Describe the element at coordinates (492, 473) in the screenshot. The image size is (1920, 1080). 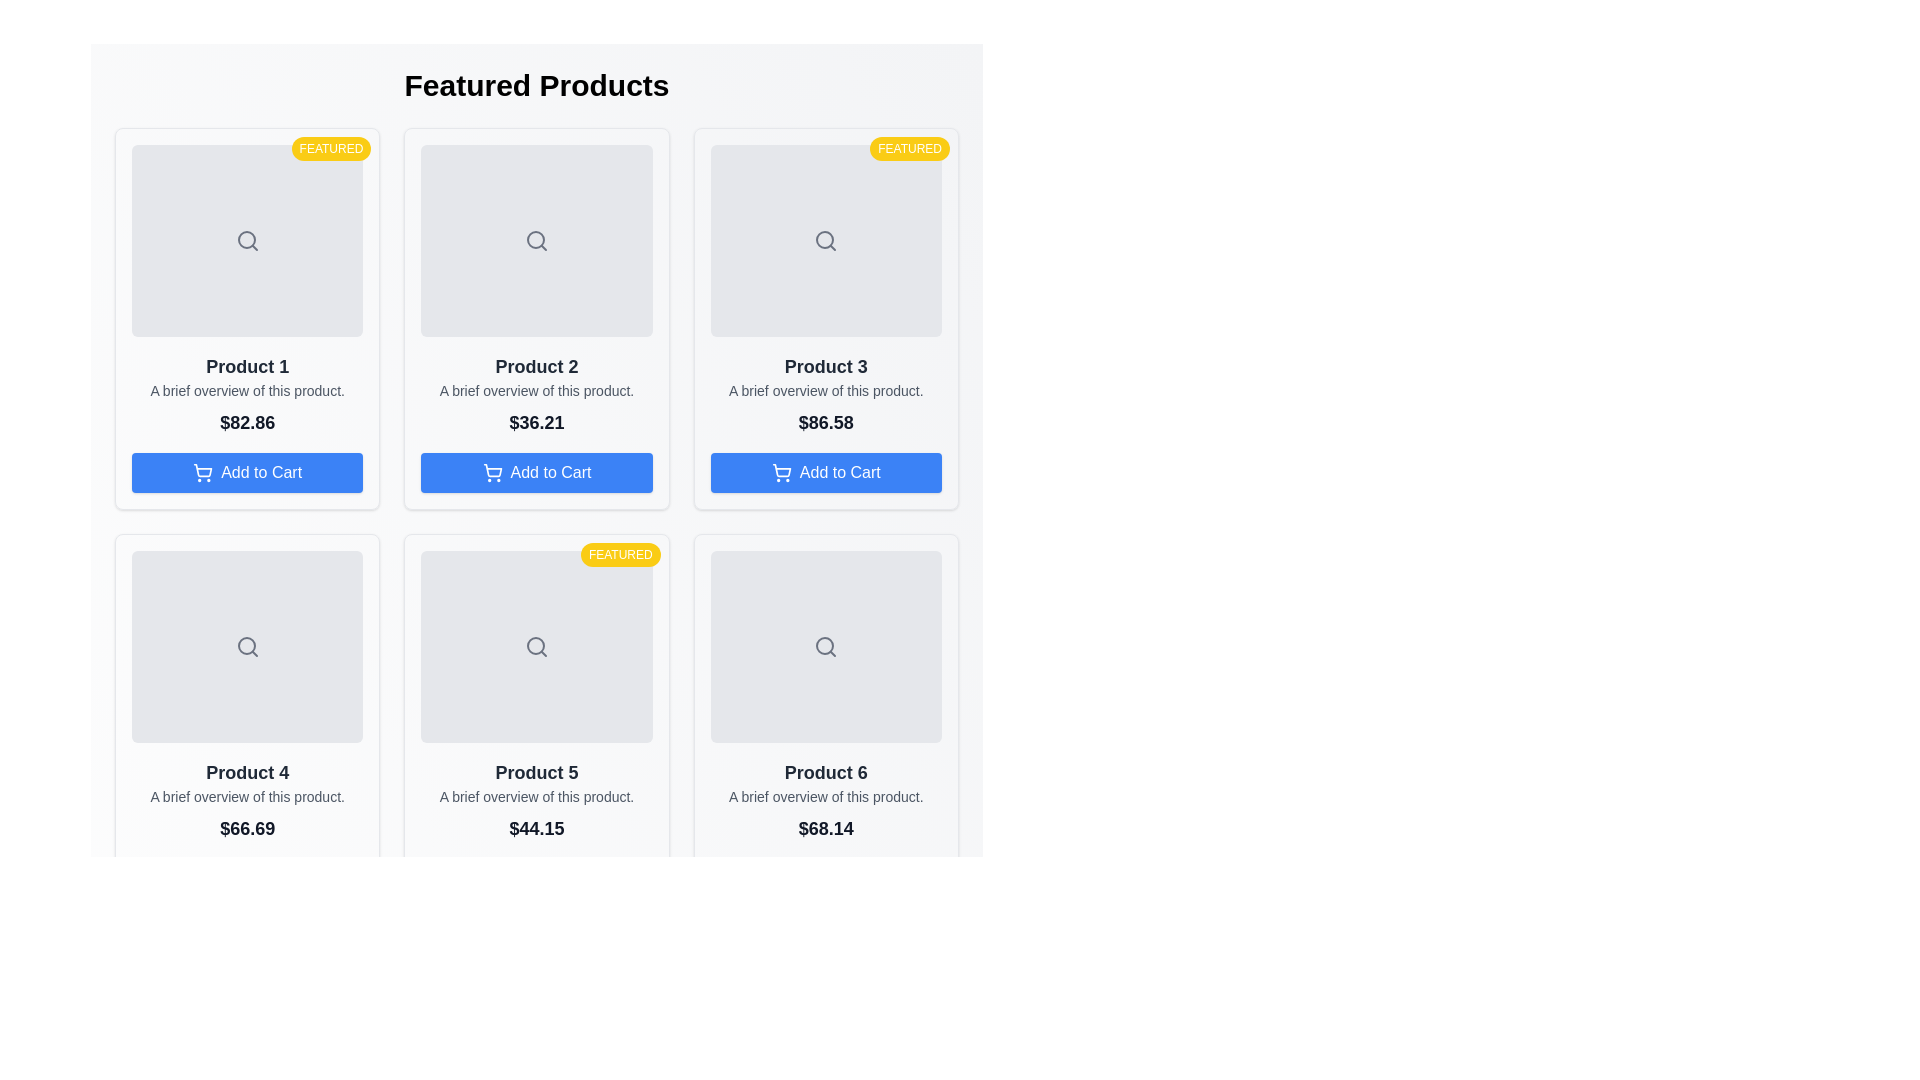
I see `the shopping cart icon, which is a minimalistic outline design in white, located within the blue 'Add to Cart' button of the second product card in the grid layout under 'Featured Products'` at that location.